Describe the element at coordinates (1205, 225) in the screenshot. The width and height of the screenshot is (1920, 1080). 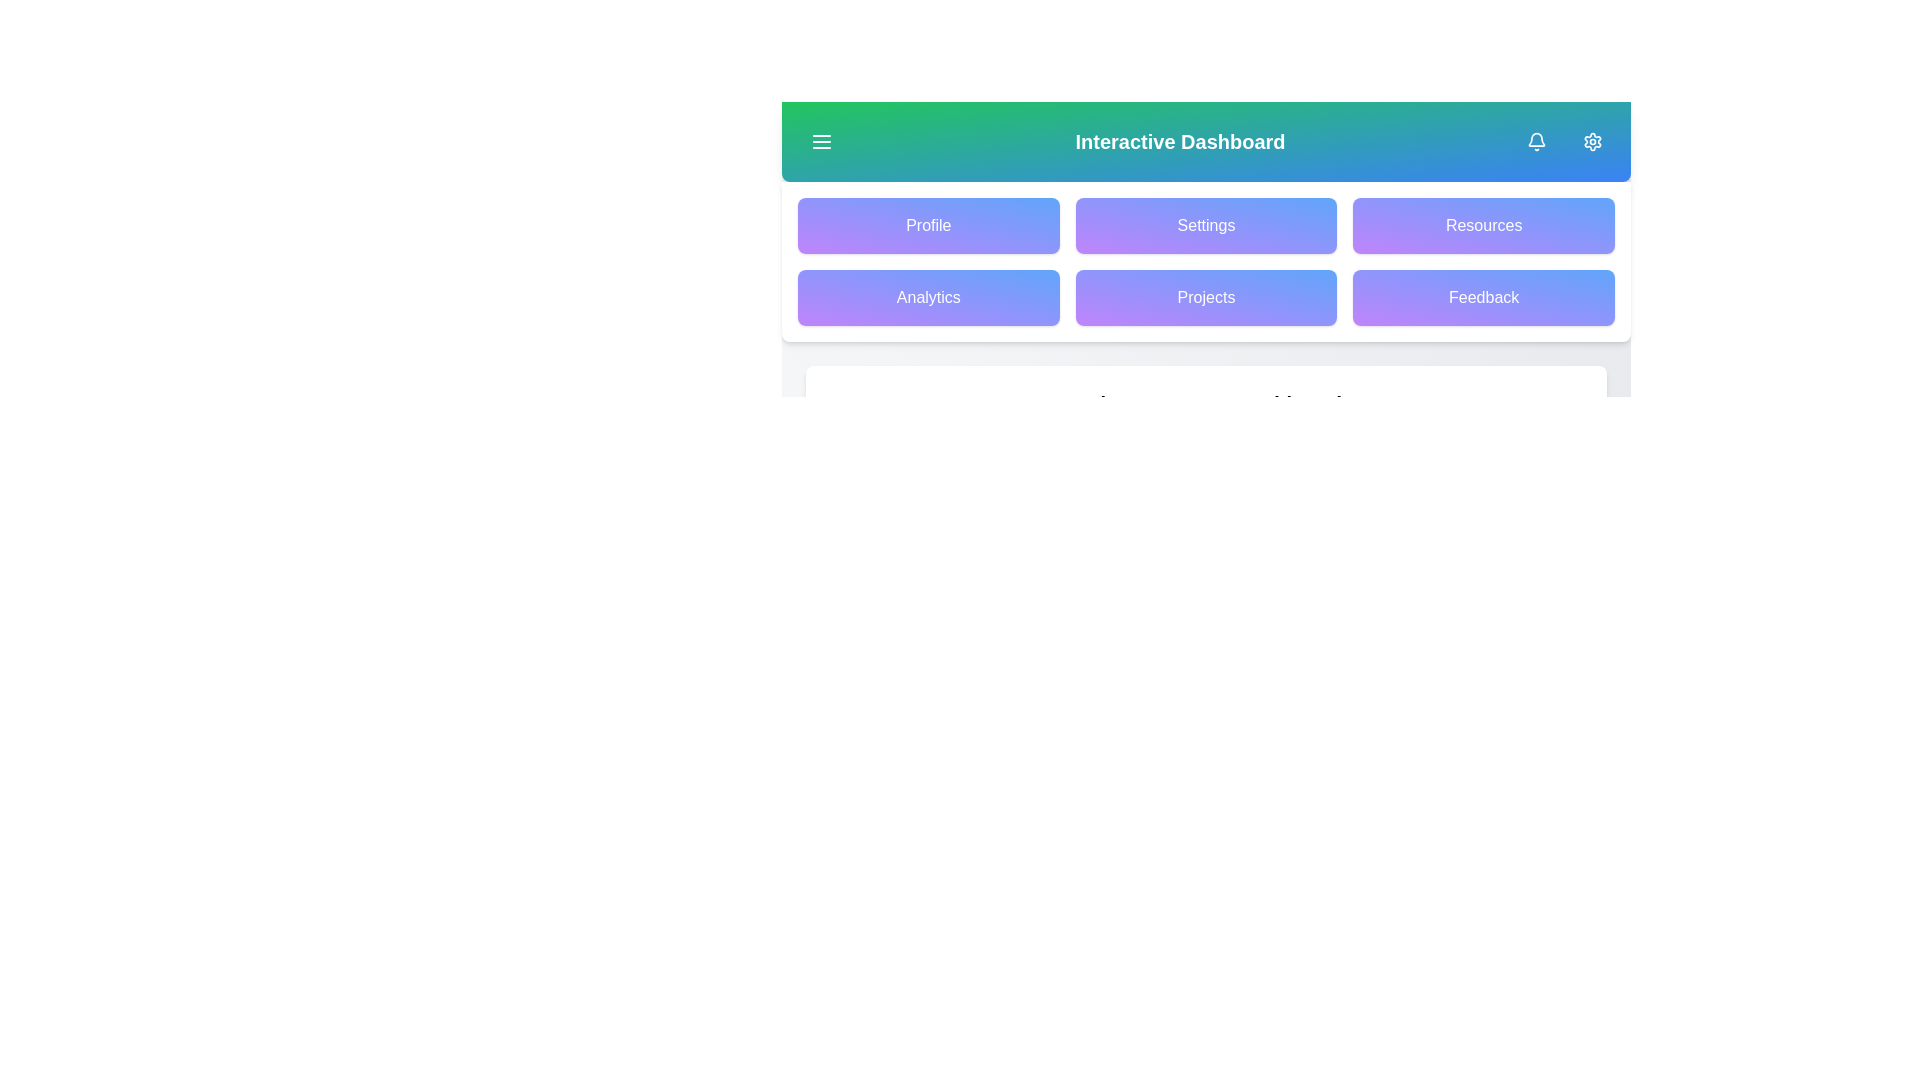
I see `the Settings button in the grid` at that location.